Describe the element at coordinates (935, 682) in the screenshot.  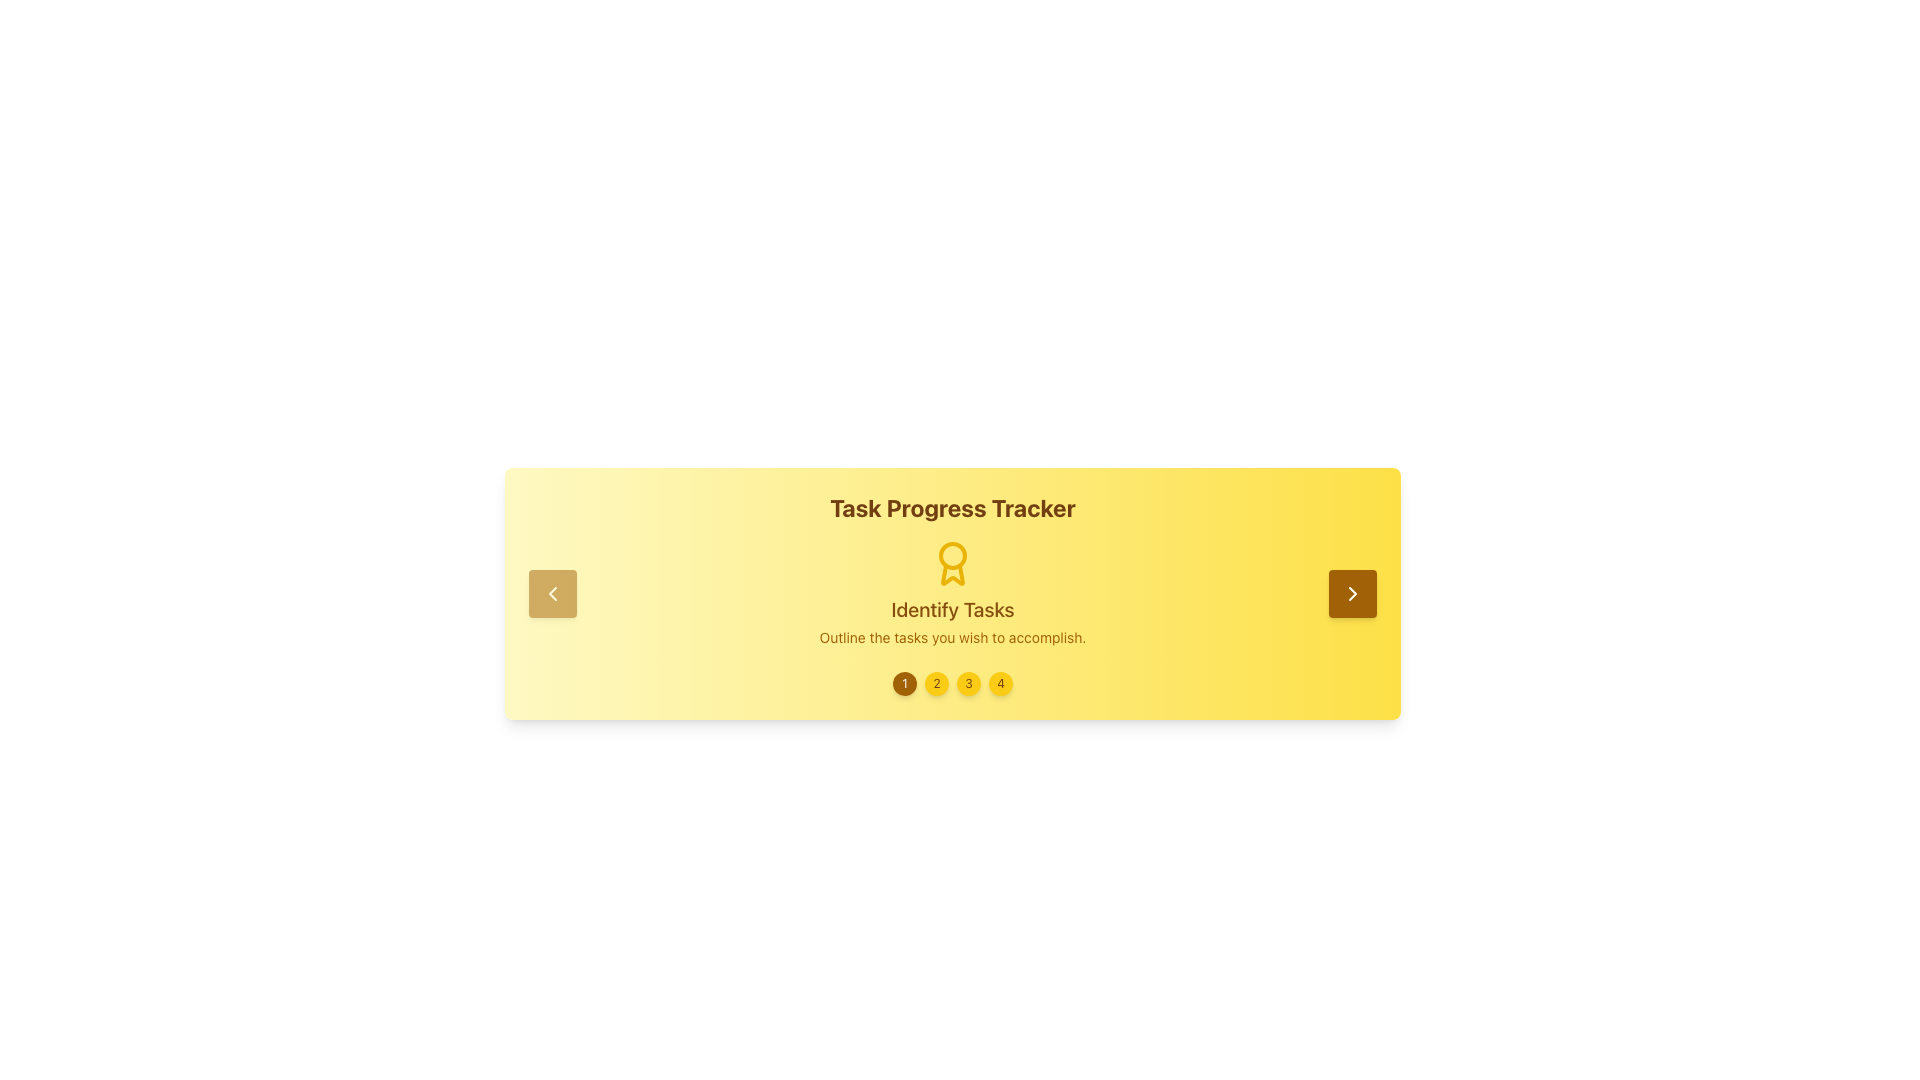
I see `the small, circular button with a yellow background and the number '2', located directly below the text 'Identify Tasks'` at that location.